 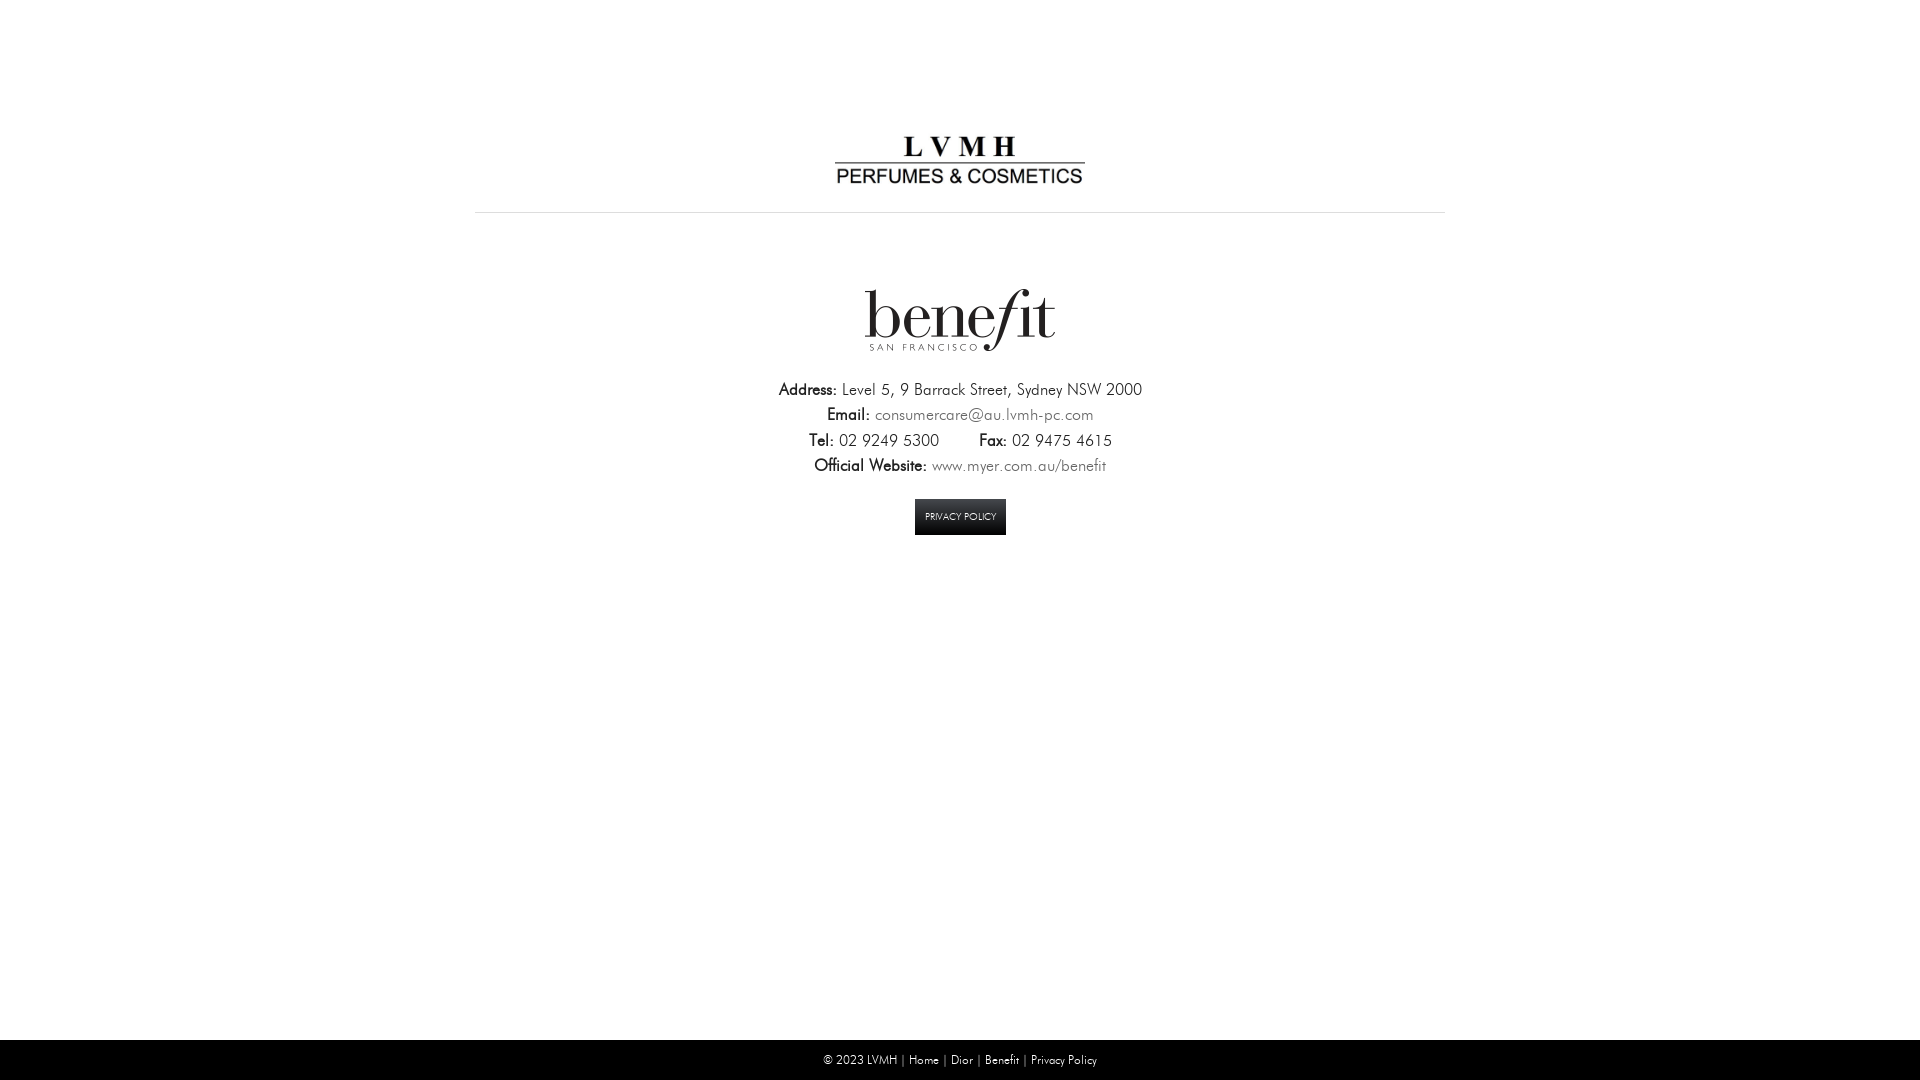 What do you see at coordinates (961, 1058) in the screenshot?
I see `'Dior'` at bounding box center [961, 1058].